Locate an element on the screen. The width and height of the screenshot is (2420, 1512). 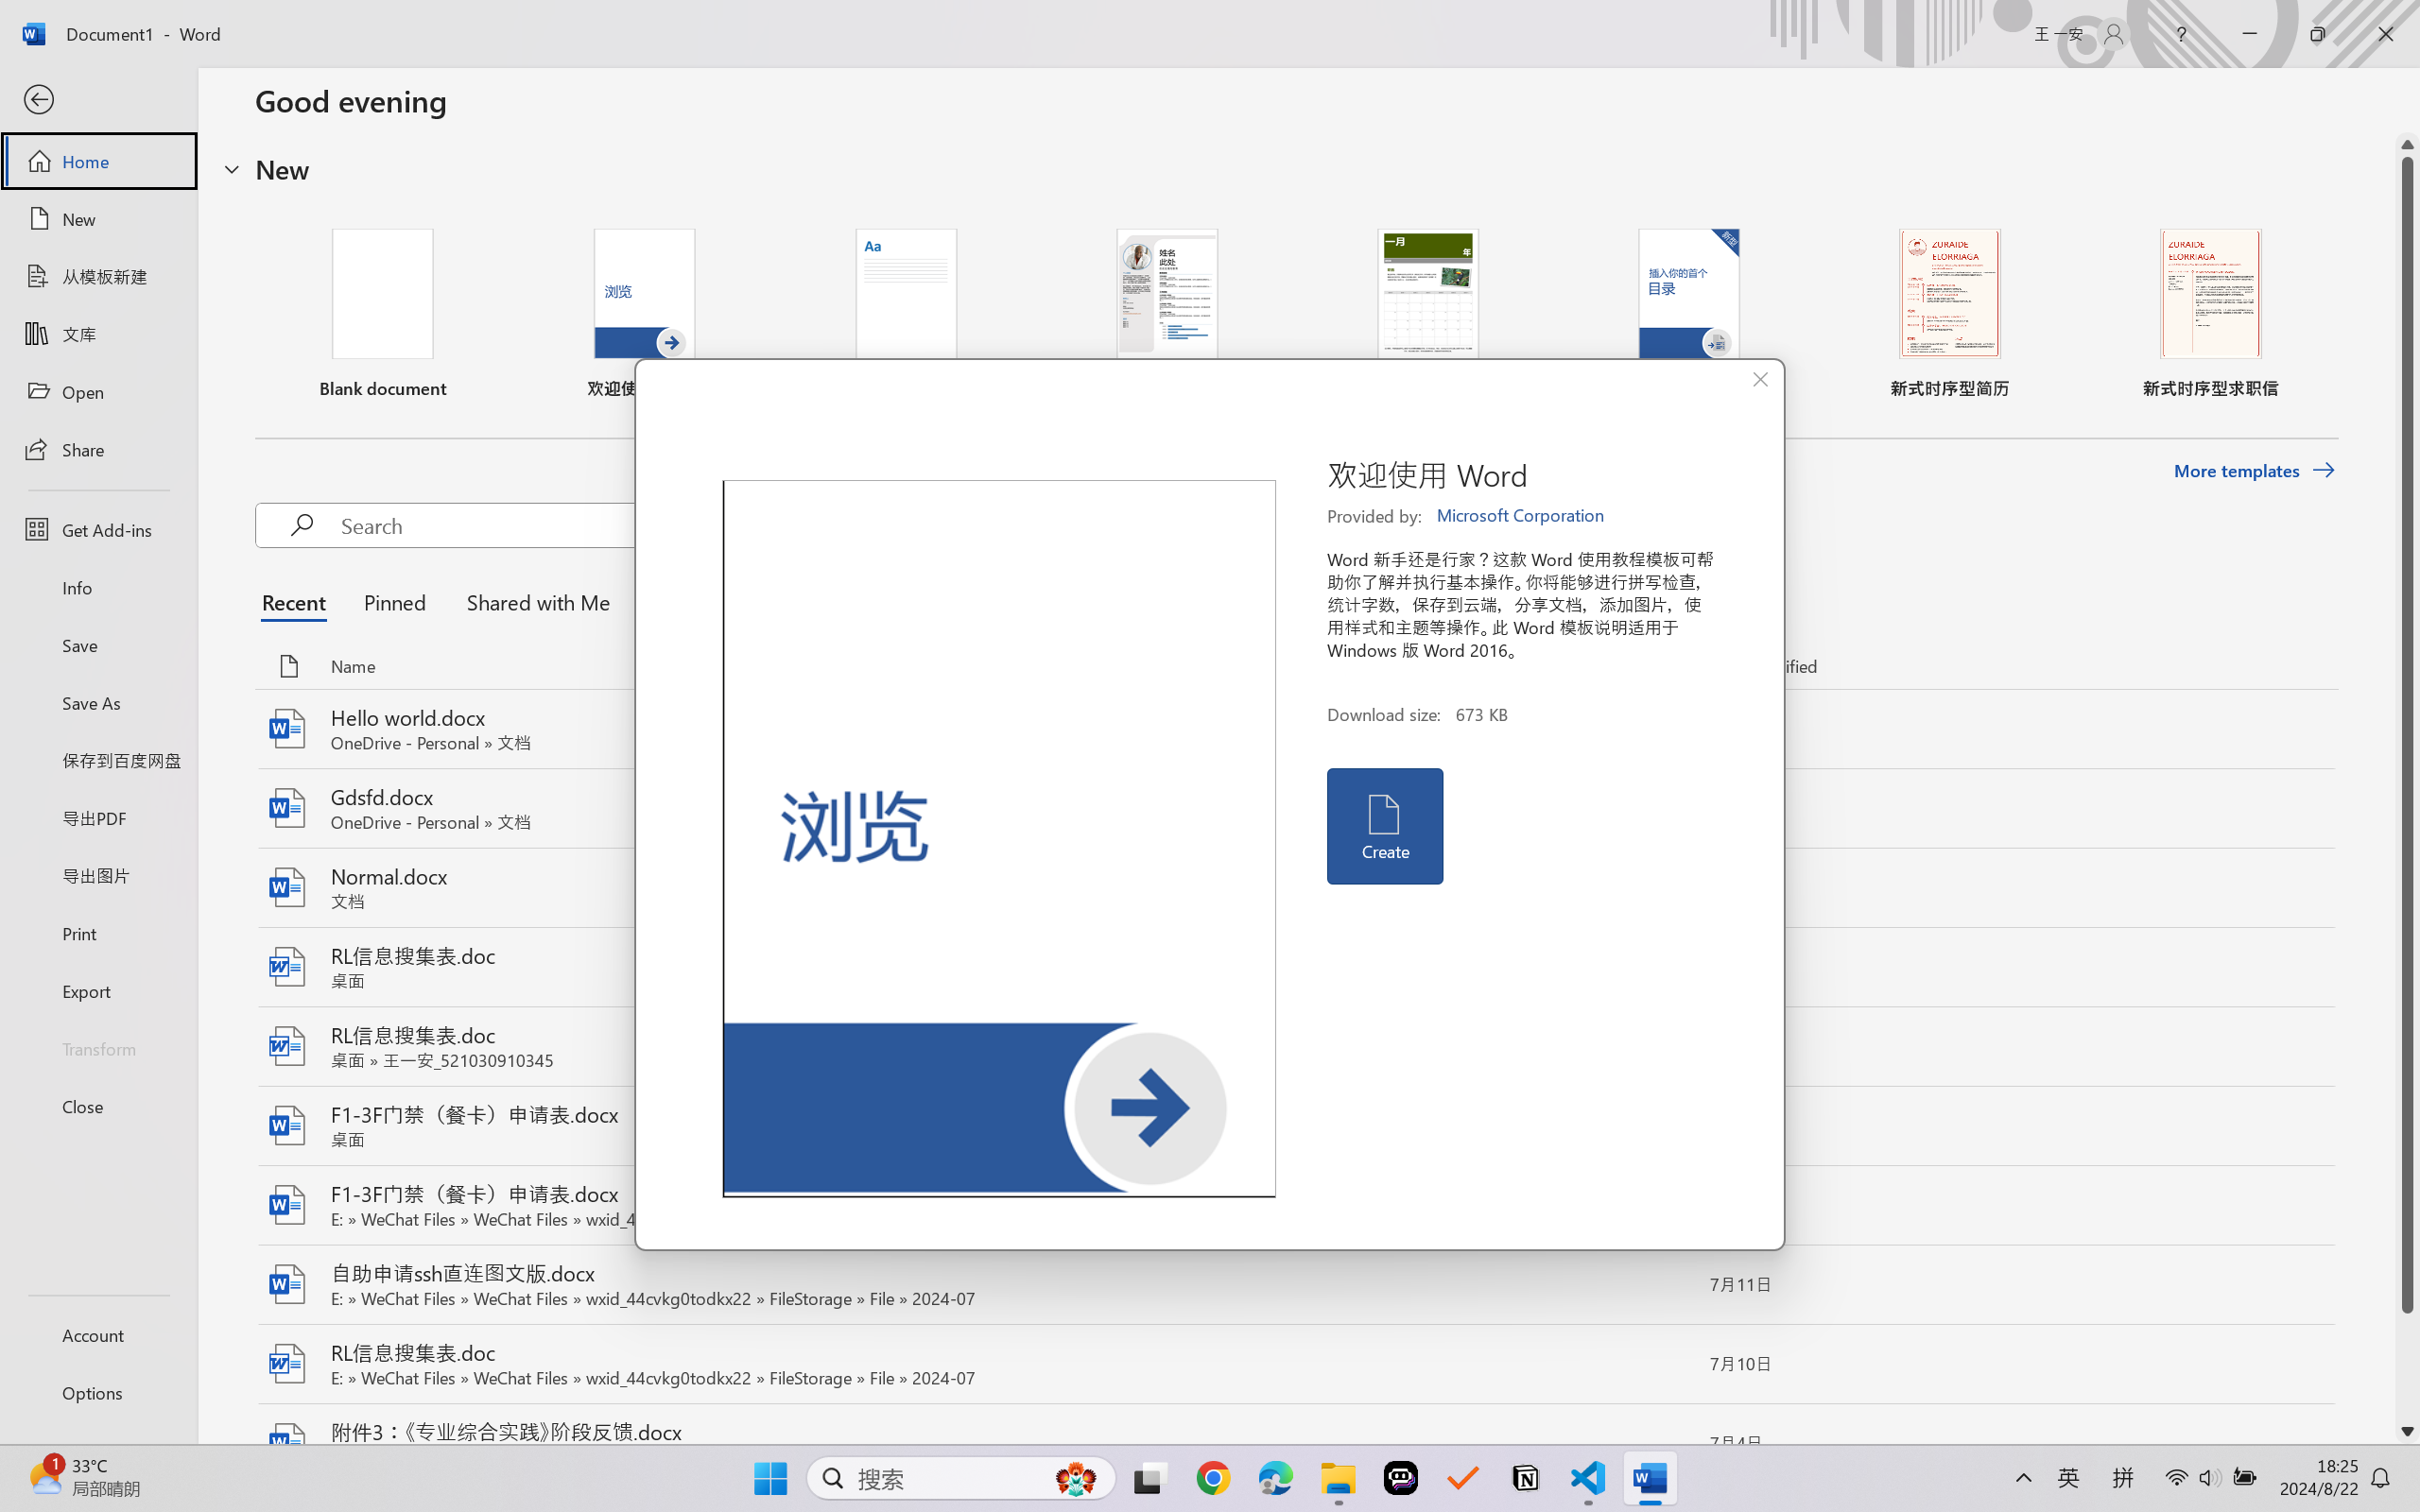
'Options' is located at coordinates (97, 1391).